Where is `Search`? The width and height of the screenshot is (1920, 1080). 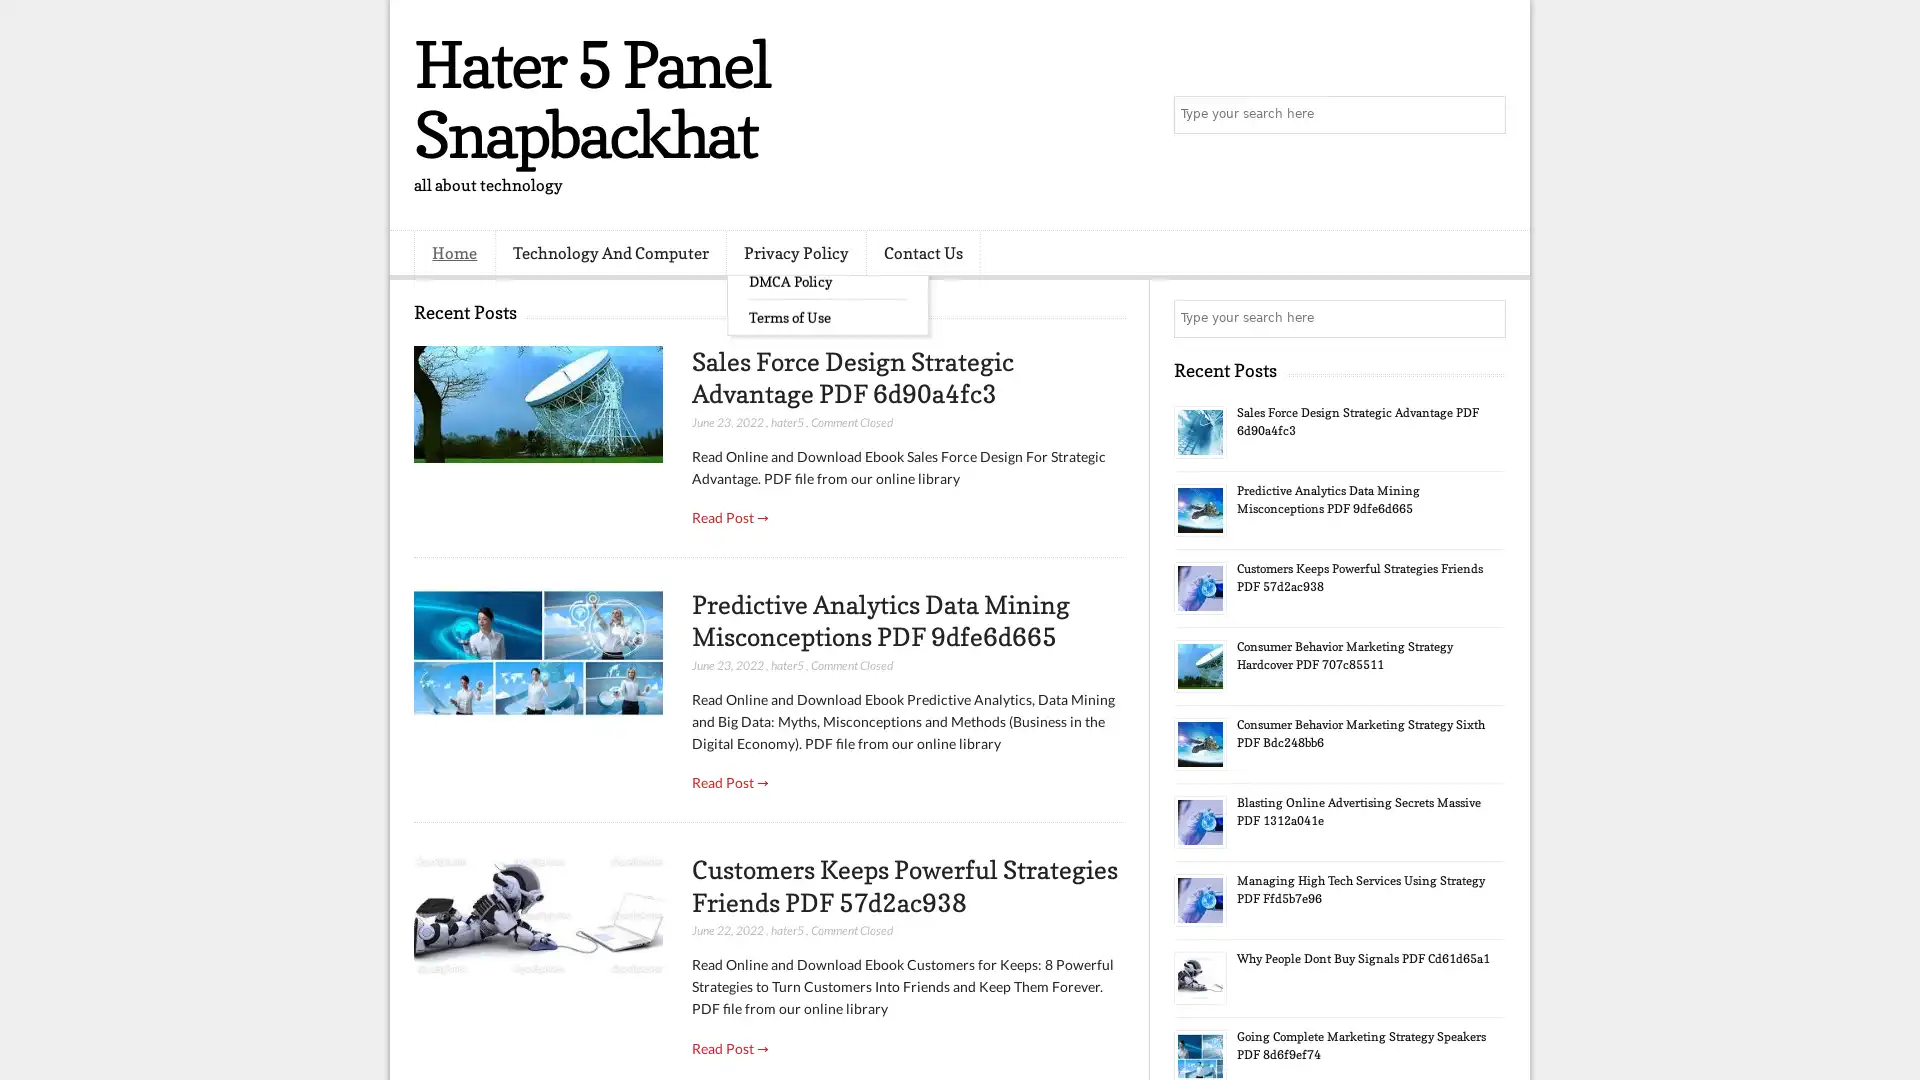 Search is located at coordinates (1485, 318).